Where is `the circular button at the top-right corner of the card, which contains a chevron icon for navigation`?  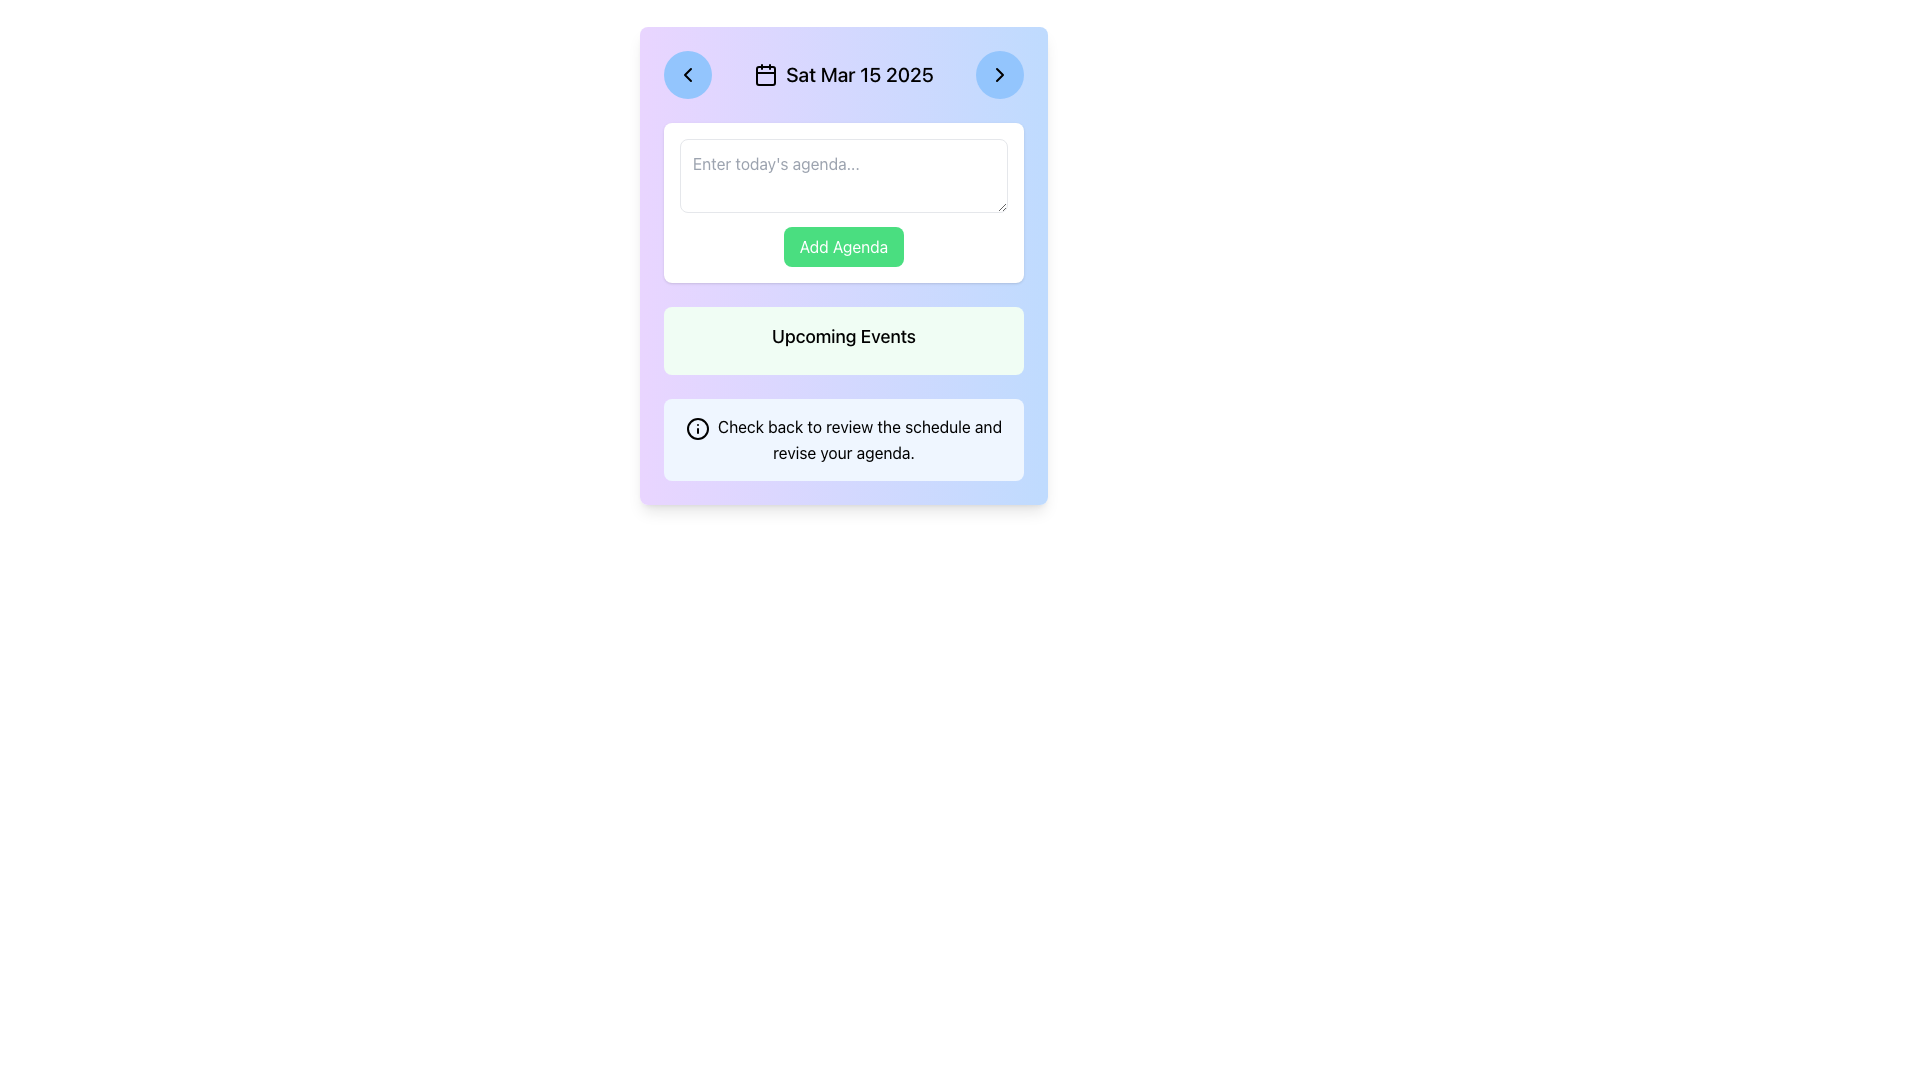 the circular button at the top-right corner of the card, which contains a chevron icon for navigation is located at coordinates (999, 73).